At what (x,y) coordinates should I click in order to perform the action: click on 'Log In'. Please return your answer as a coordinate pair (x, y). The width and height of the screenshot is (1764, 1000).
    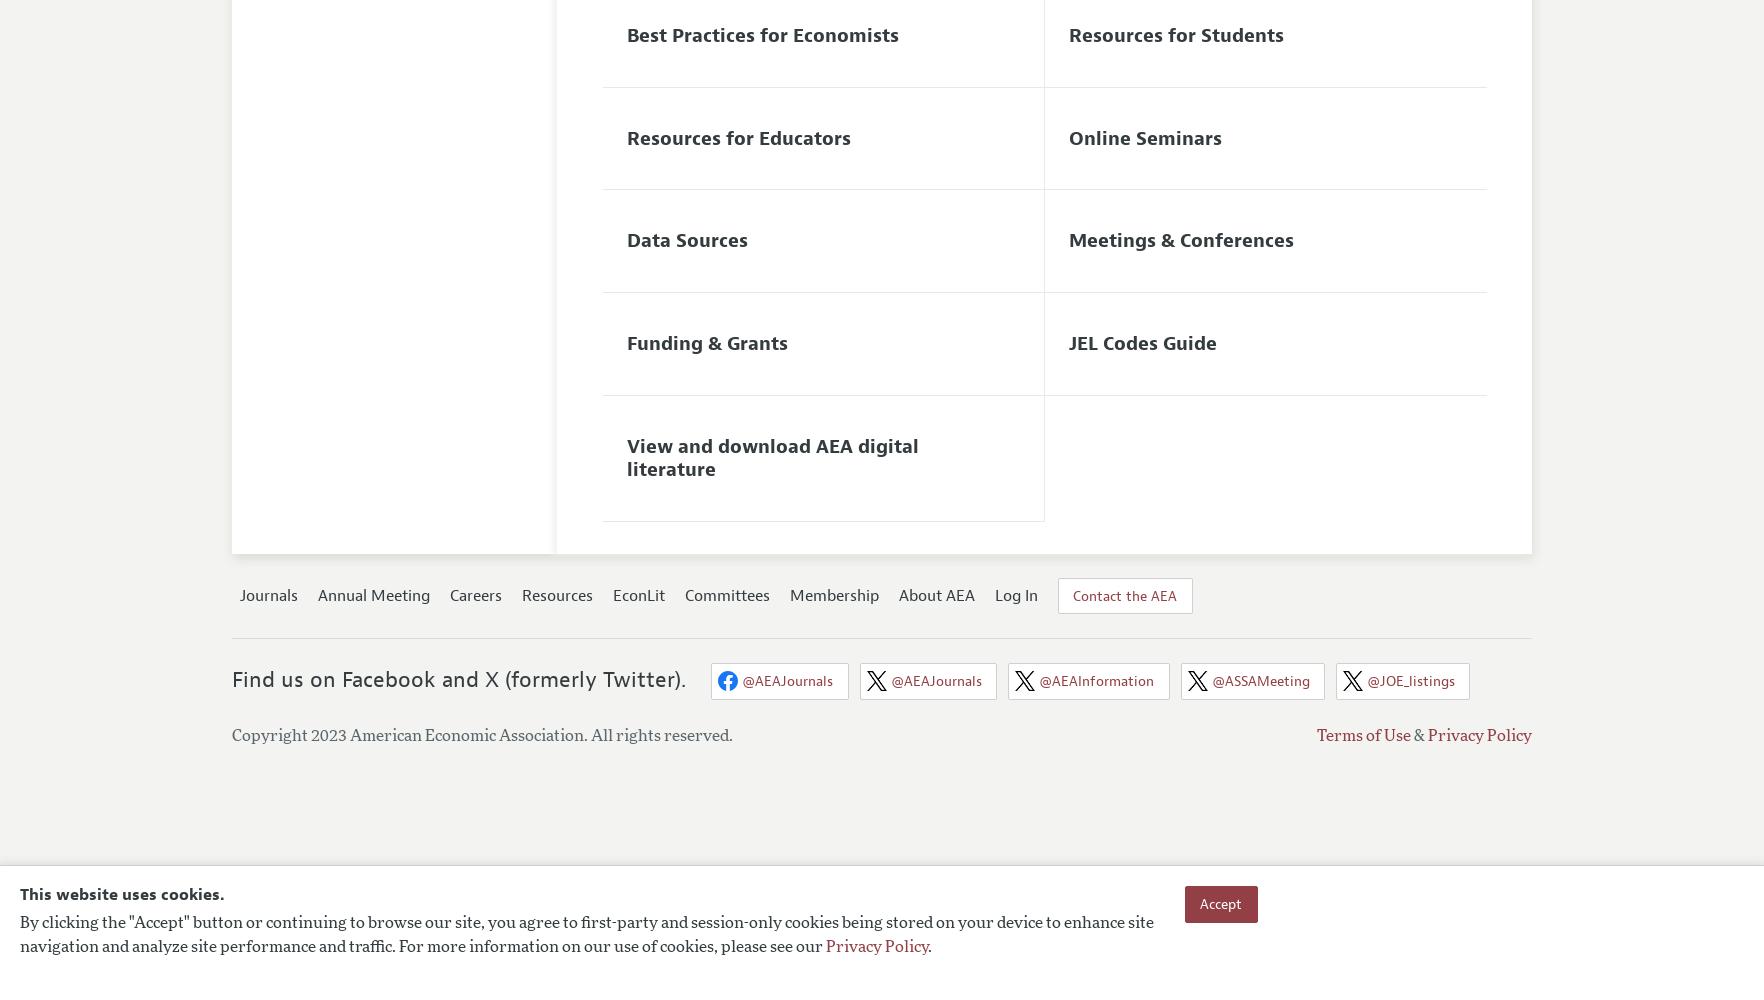
    Looking at the image, I should click on (1016, 594).